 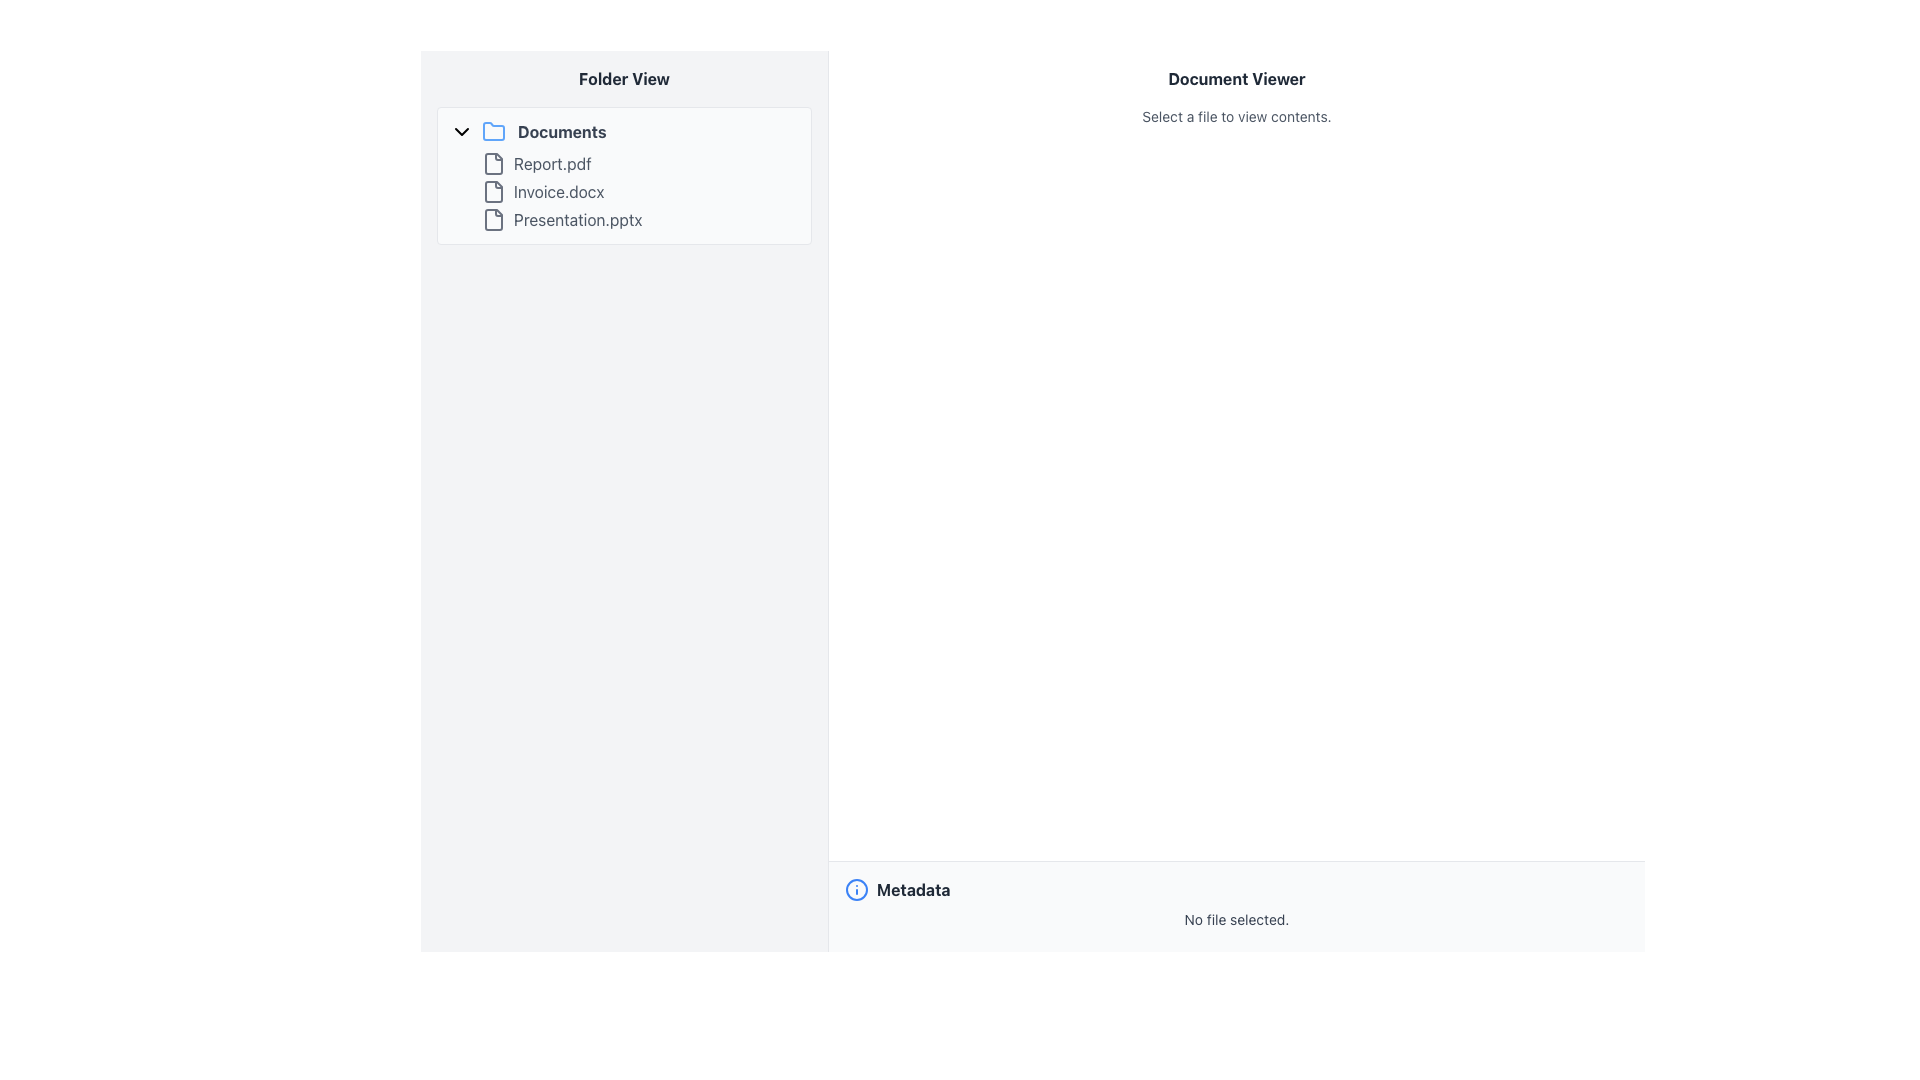 I want to click on the document file icon representing 'Invoice.docx' located in the Documents folder view panel, so click(x=494, y=192).